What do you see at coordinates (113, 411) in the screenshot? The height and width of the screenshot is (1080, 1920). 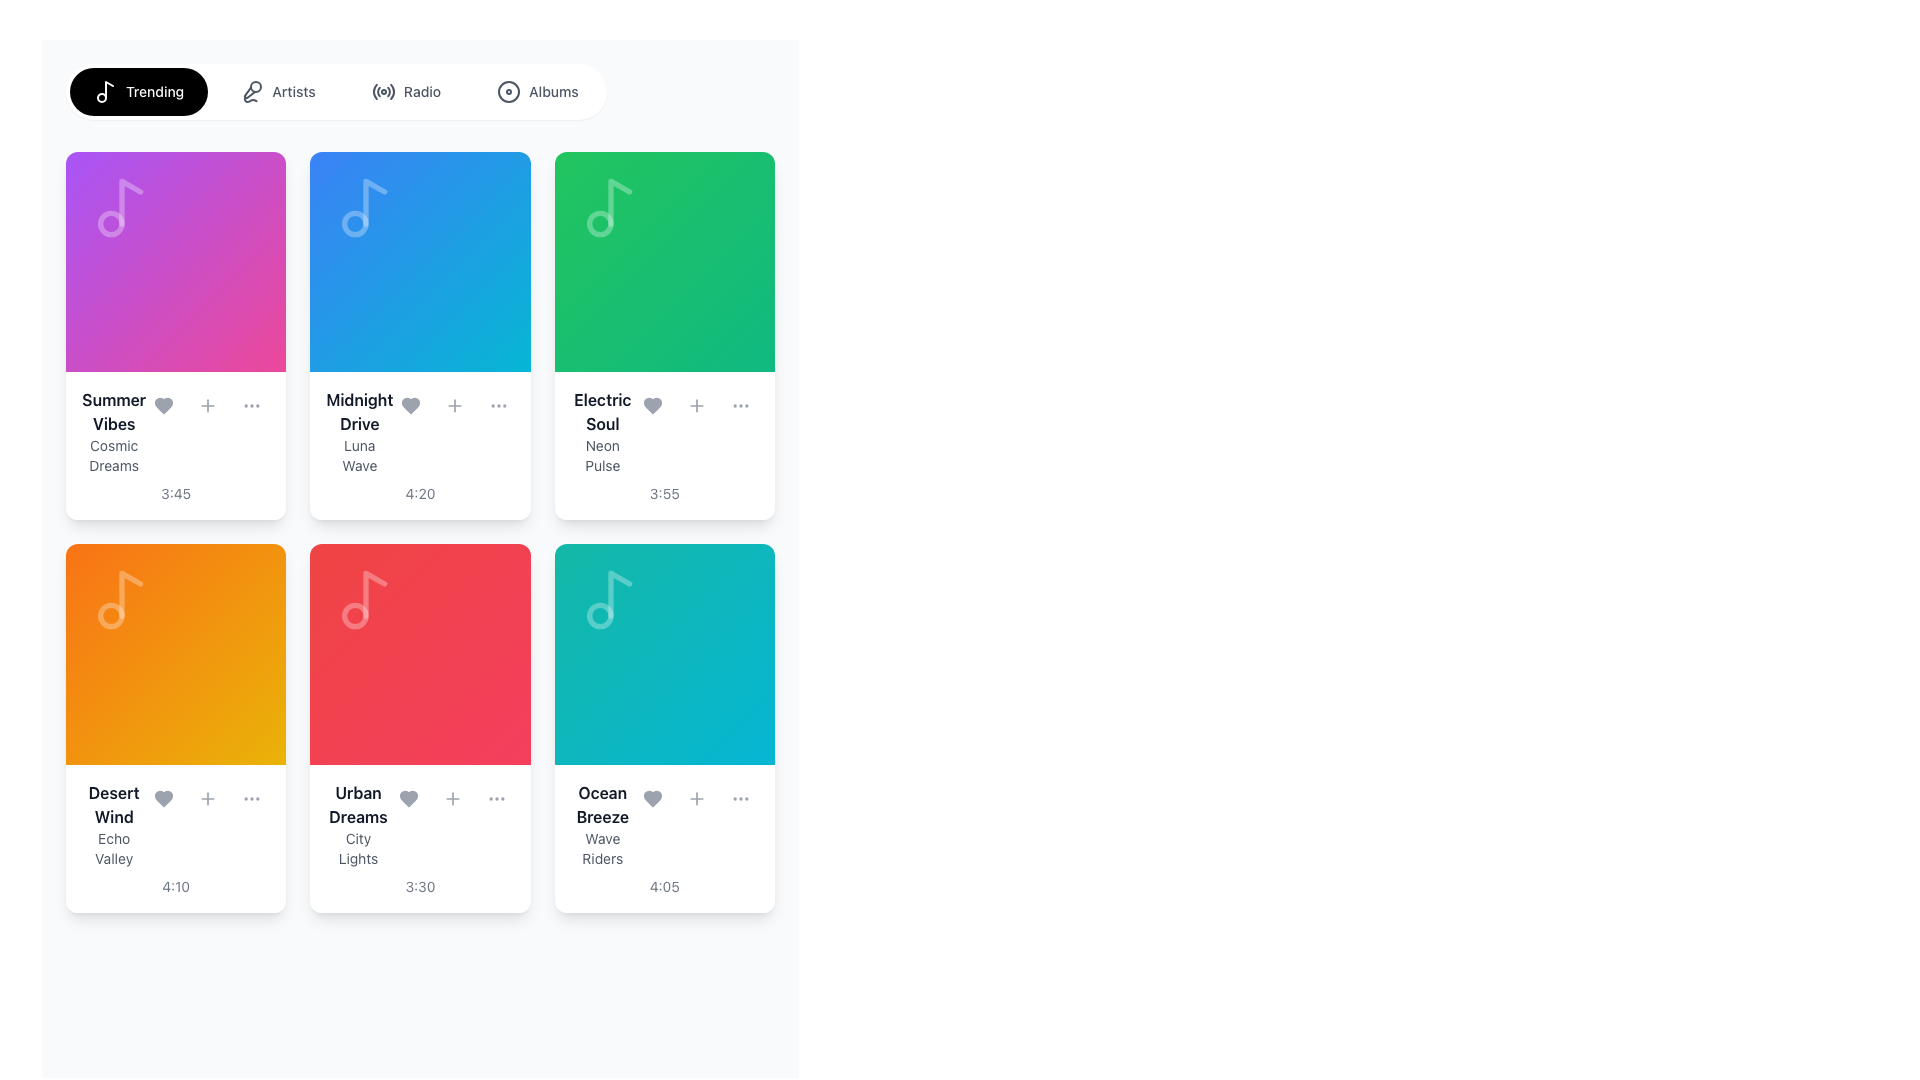 I see `text from the title label of the music card located at the top-left corner of the grid layout, which displays the album or playlist name above the subtitle 'Cosmic Dreams'` at bounding box center [113, 411].